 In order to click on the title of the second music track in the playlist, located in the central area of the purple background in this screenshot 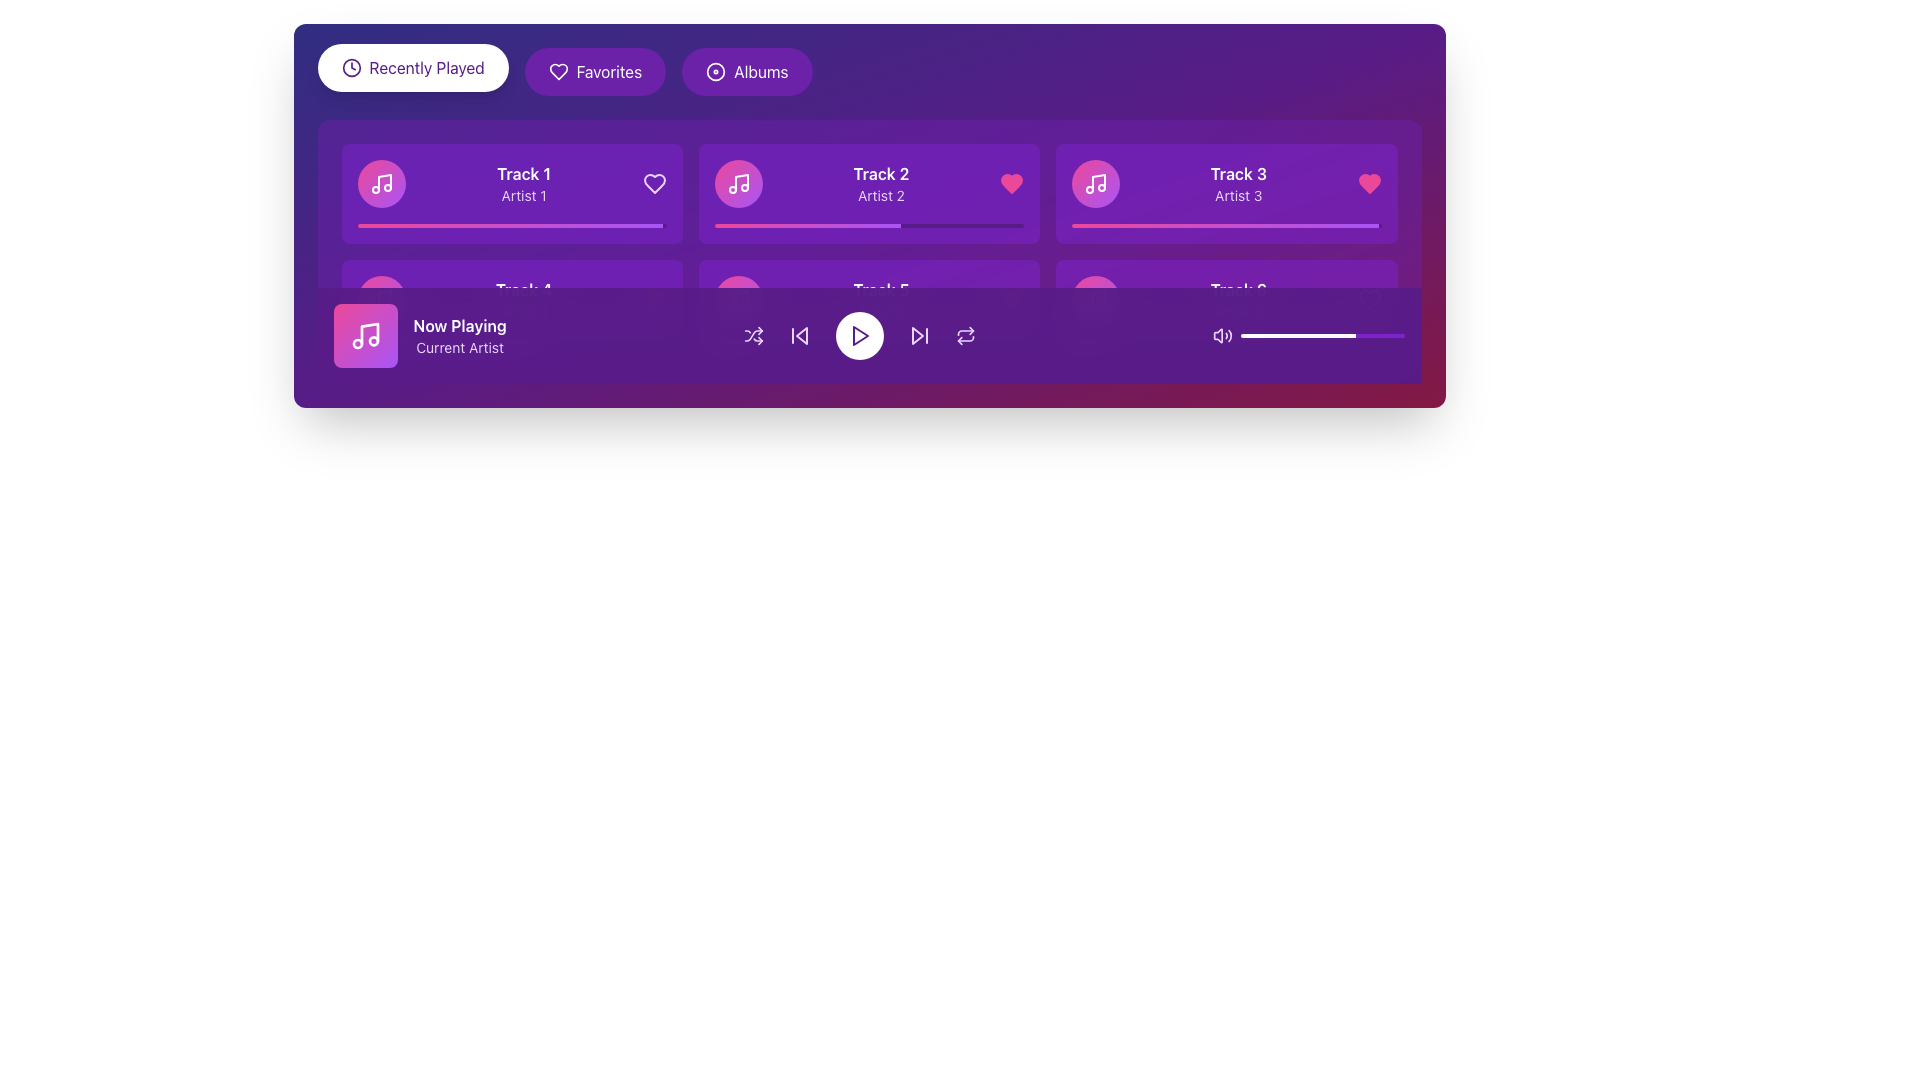, I will do `click(869, 184)`.